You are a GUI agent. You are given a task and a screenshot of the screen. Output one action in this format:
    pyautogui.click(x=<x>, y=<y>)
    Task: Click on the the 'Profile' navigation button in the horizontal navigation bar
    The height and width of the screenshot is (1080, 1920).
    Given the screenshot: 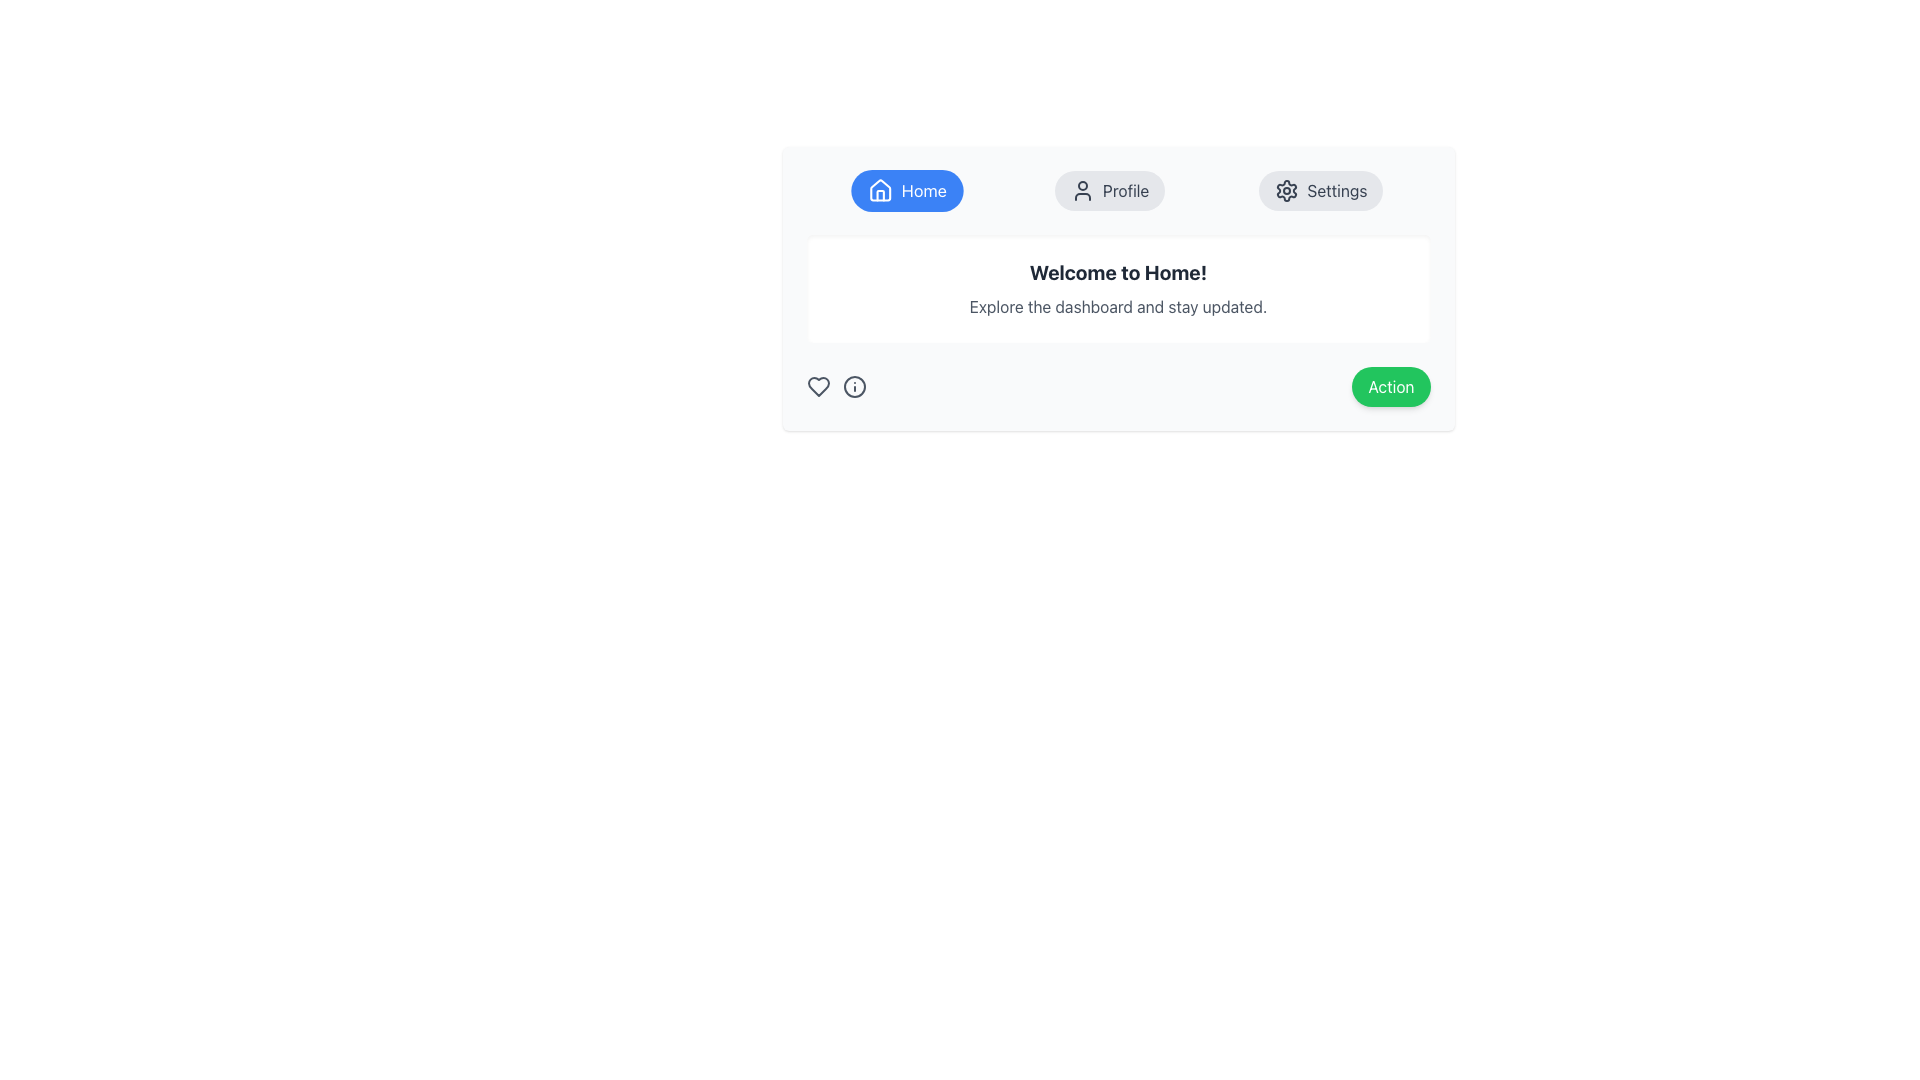 What is the action you would take?
    pyautogui.click(x=1109, y=191)
    